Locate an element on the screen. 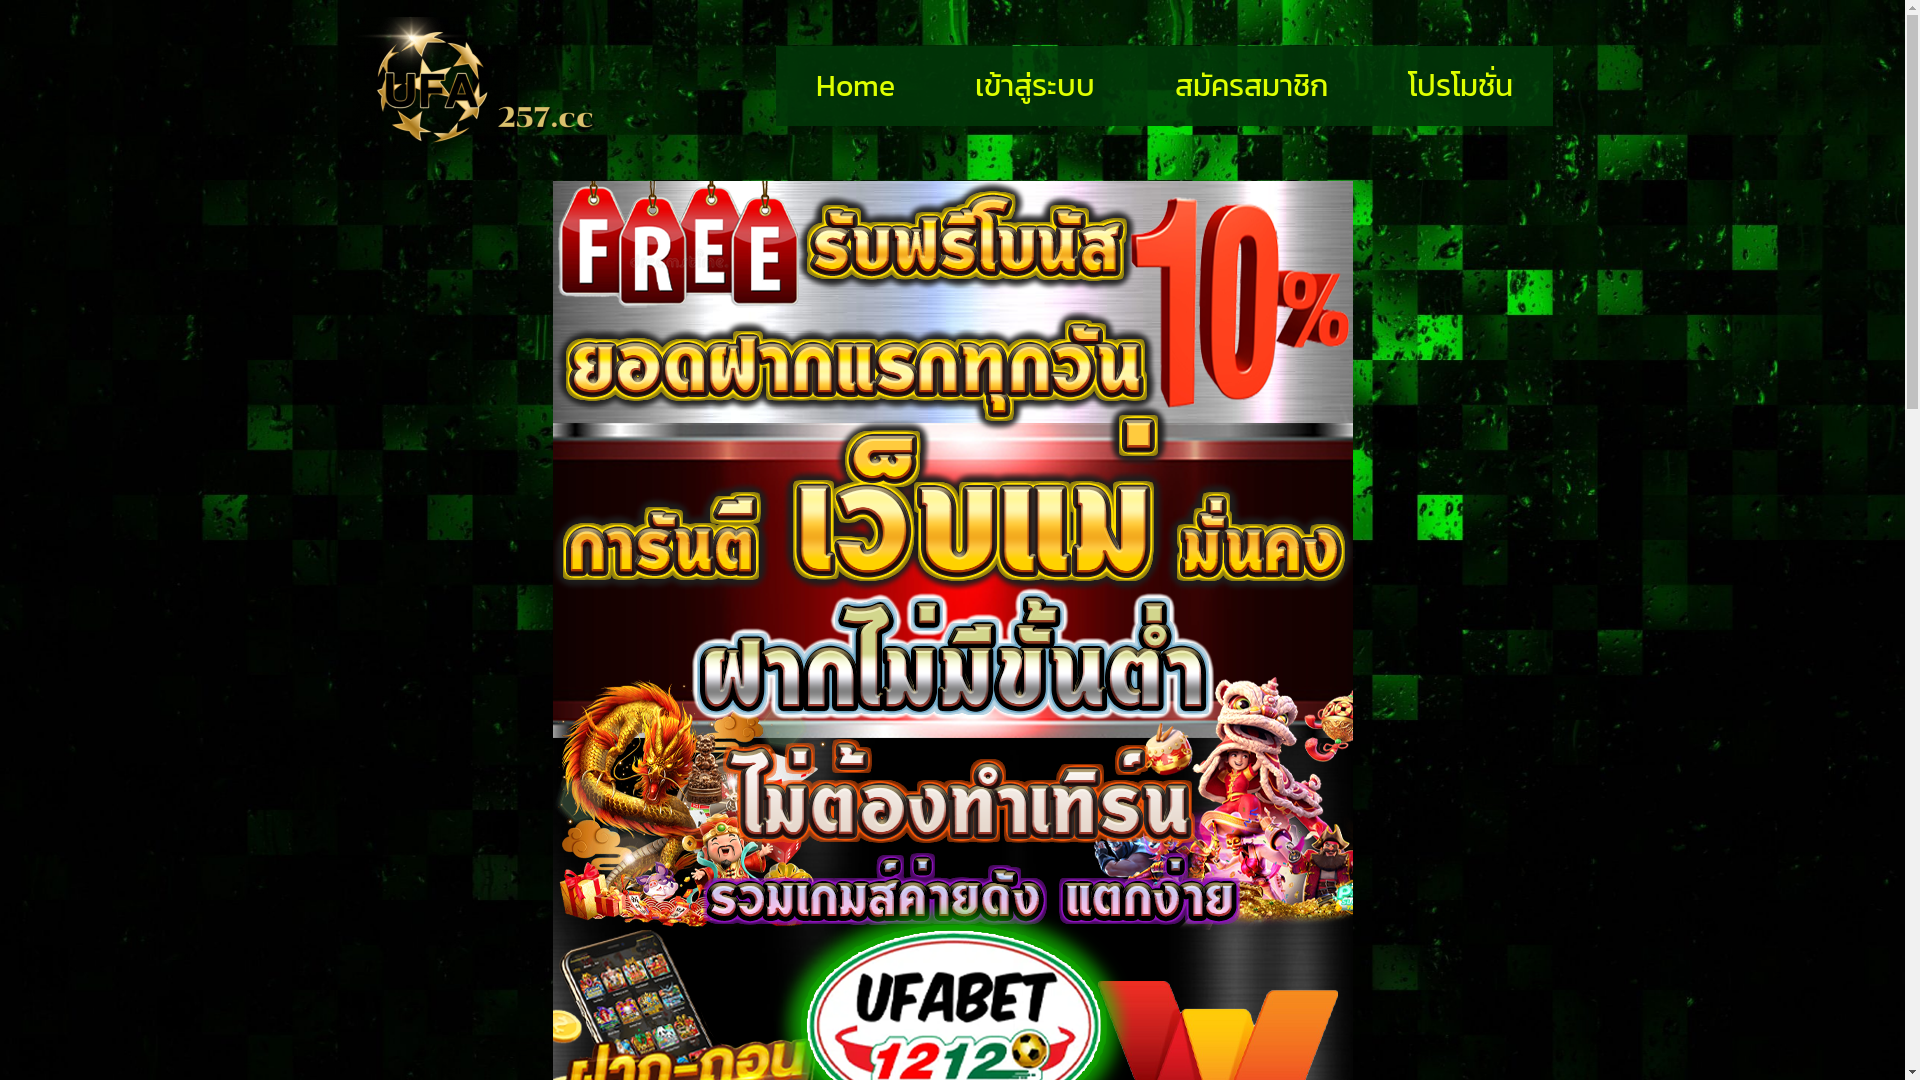  'Home' is located at coordinates (855, 84).